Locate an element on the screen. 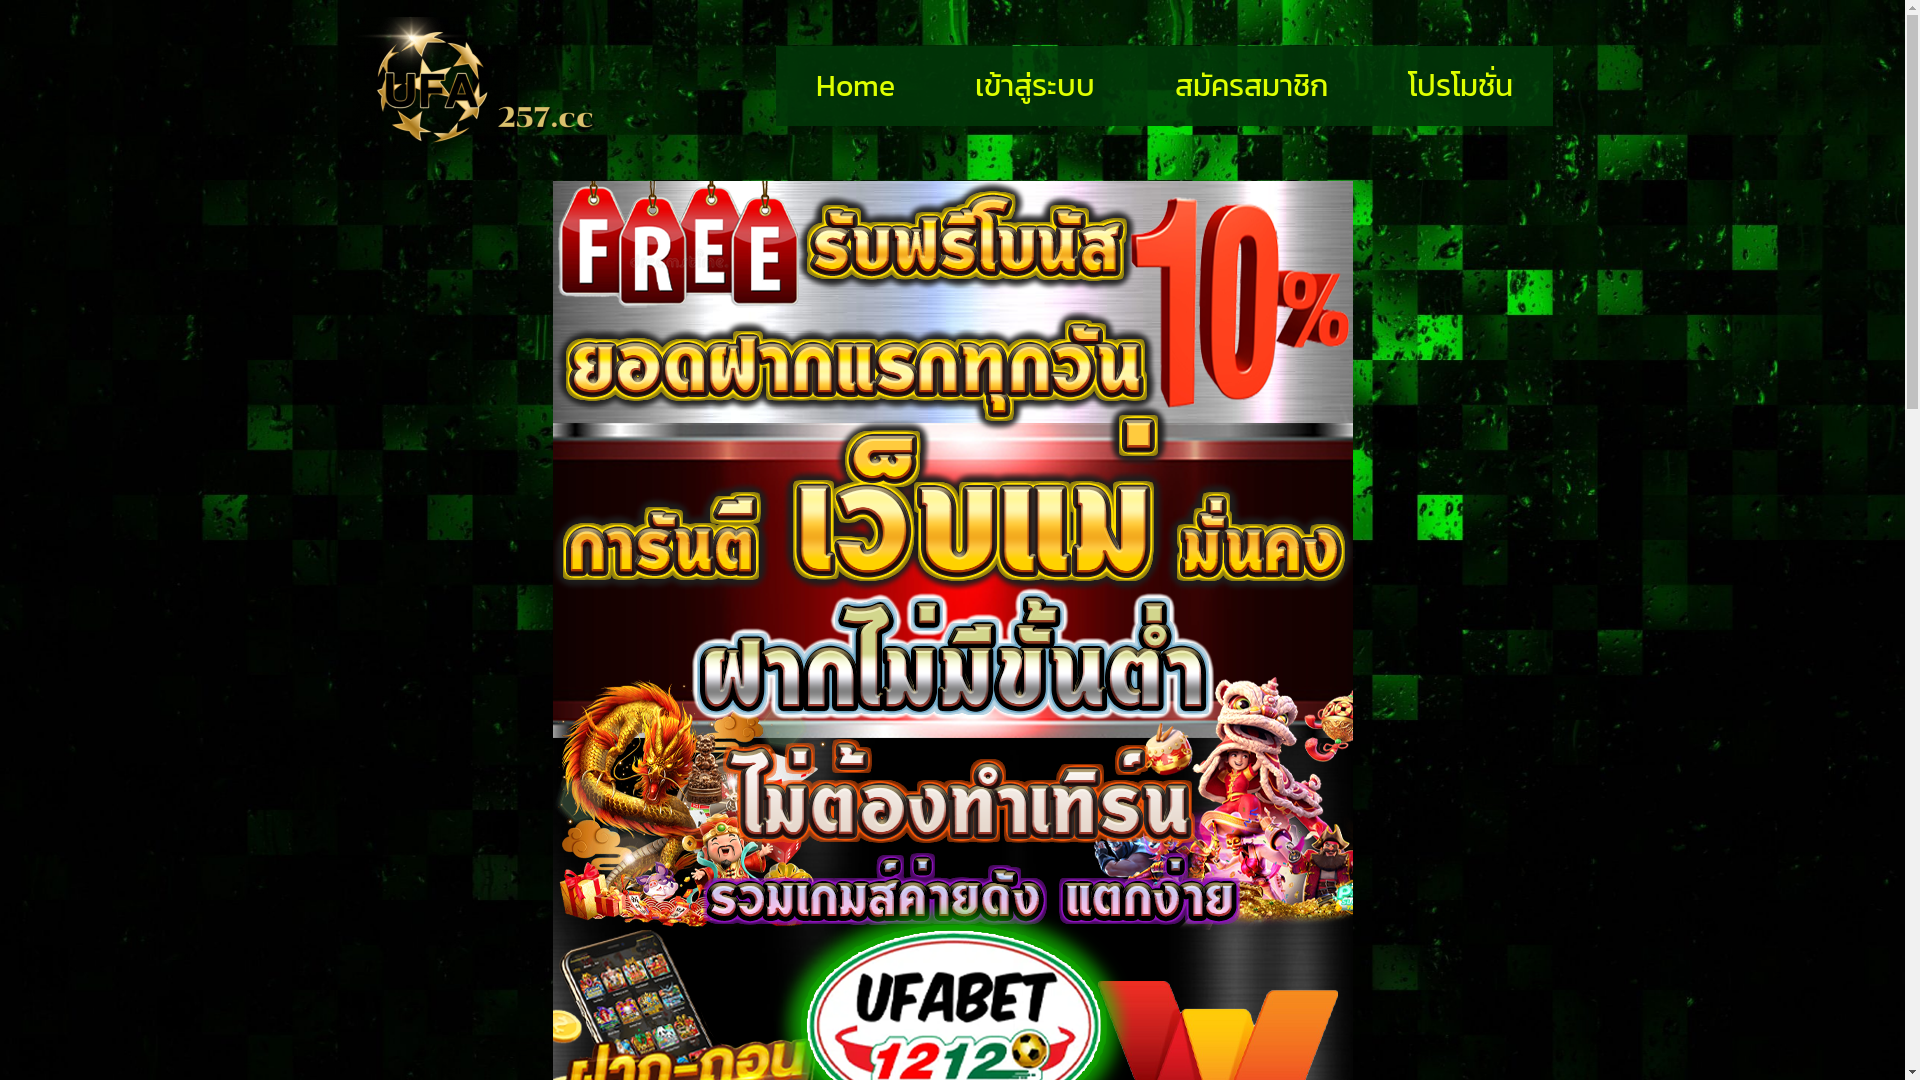  'Home' is located at coordinates (855, 84).